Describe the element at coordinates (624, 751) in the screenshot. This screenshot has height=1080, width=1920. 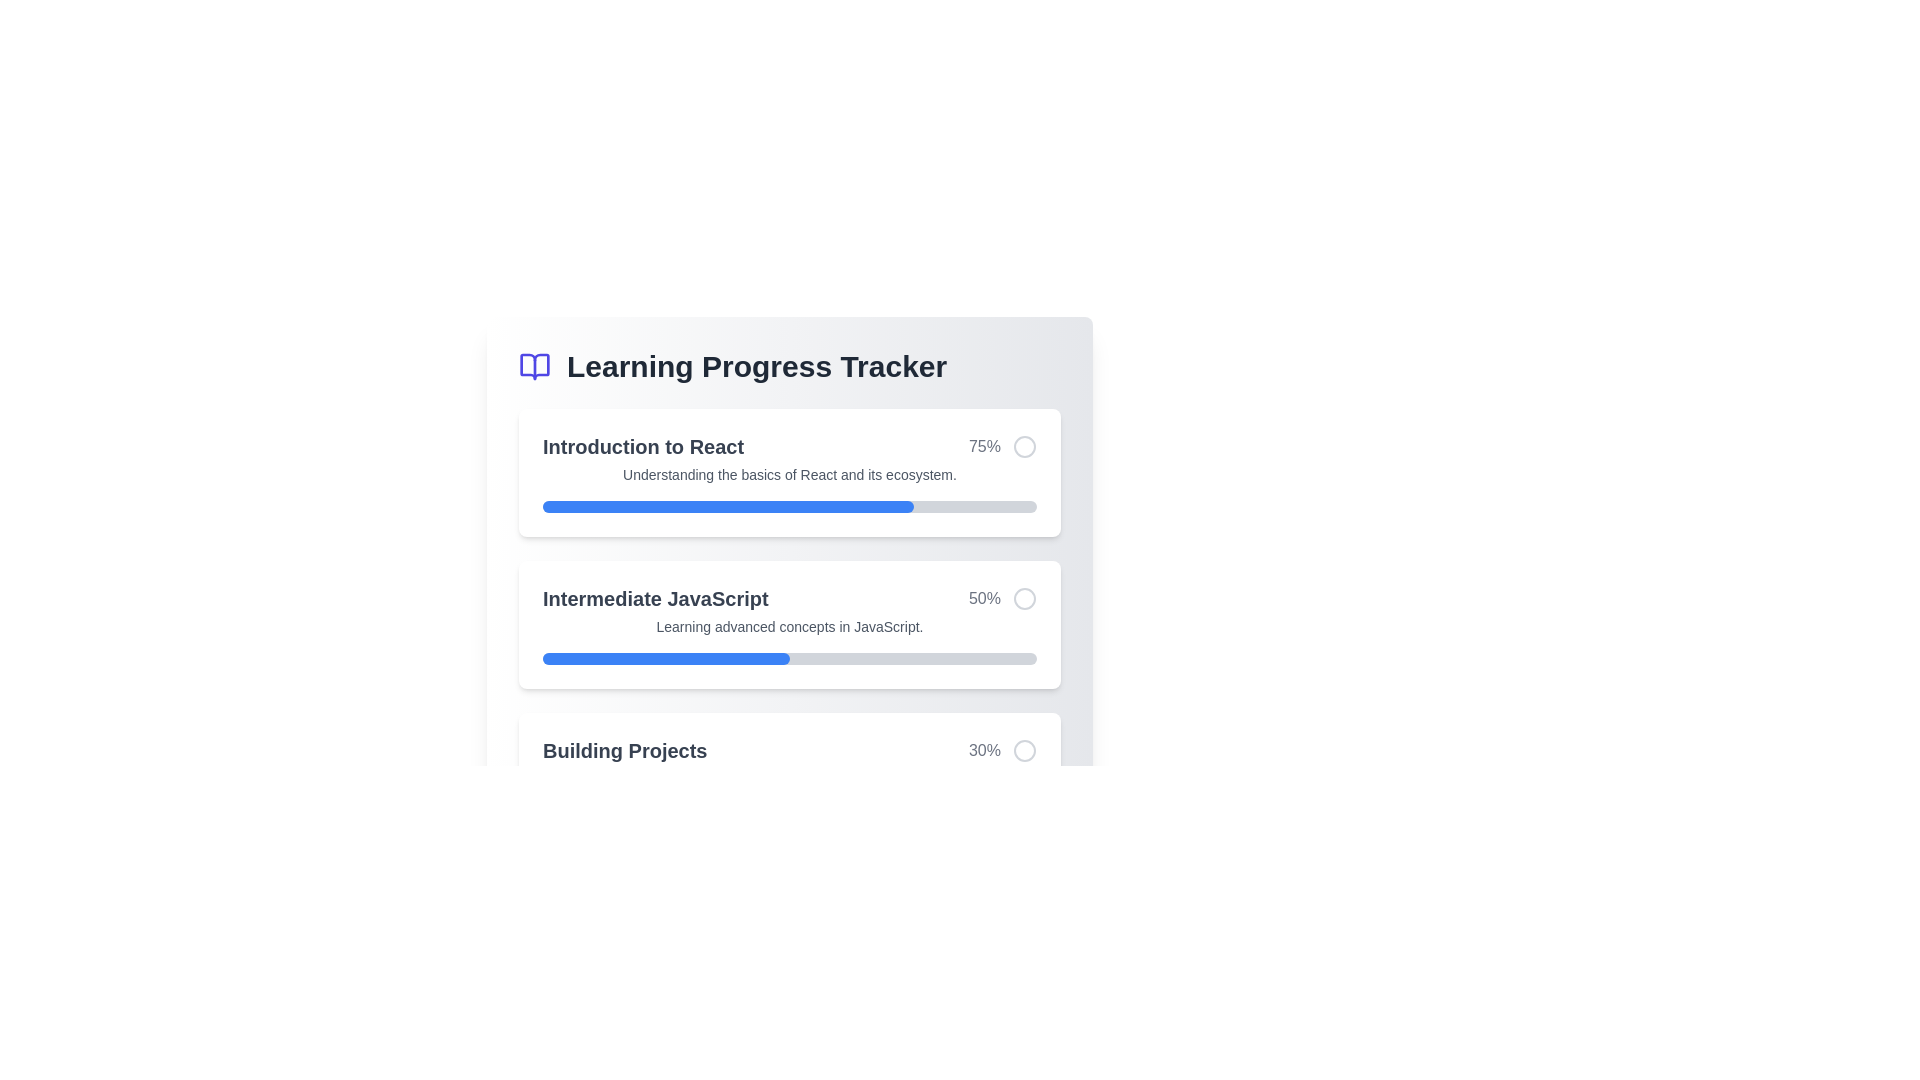
I see `the textual label with the content 'Building Projects', which is prominently styled in bold dark gray and positioned to the left of percentage indicators and icons` at that location.